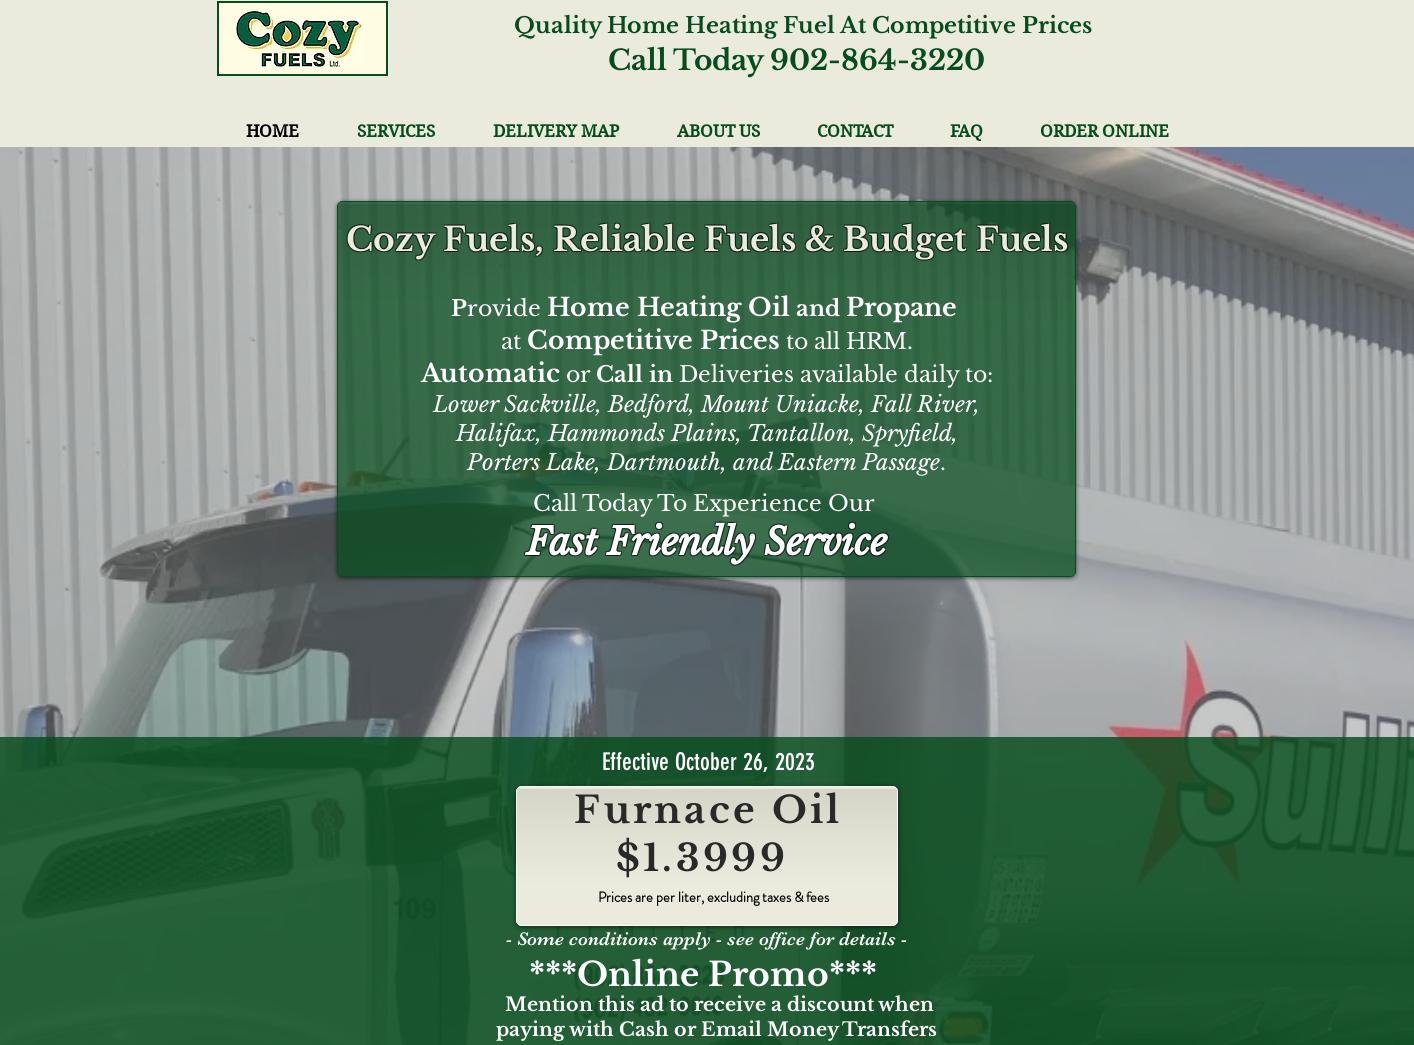 Image resolution: width=1414 pixels, height=1045 pixels. What do you see at coordinates (793, 502) in the screenshot?
I see `'xperience Our'` at bounding box center [793, 502].